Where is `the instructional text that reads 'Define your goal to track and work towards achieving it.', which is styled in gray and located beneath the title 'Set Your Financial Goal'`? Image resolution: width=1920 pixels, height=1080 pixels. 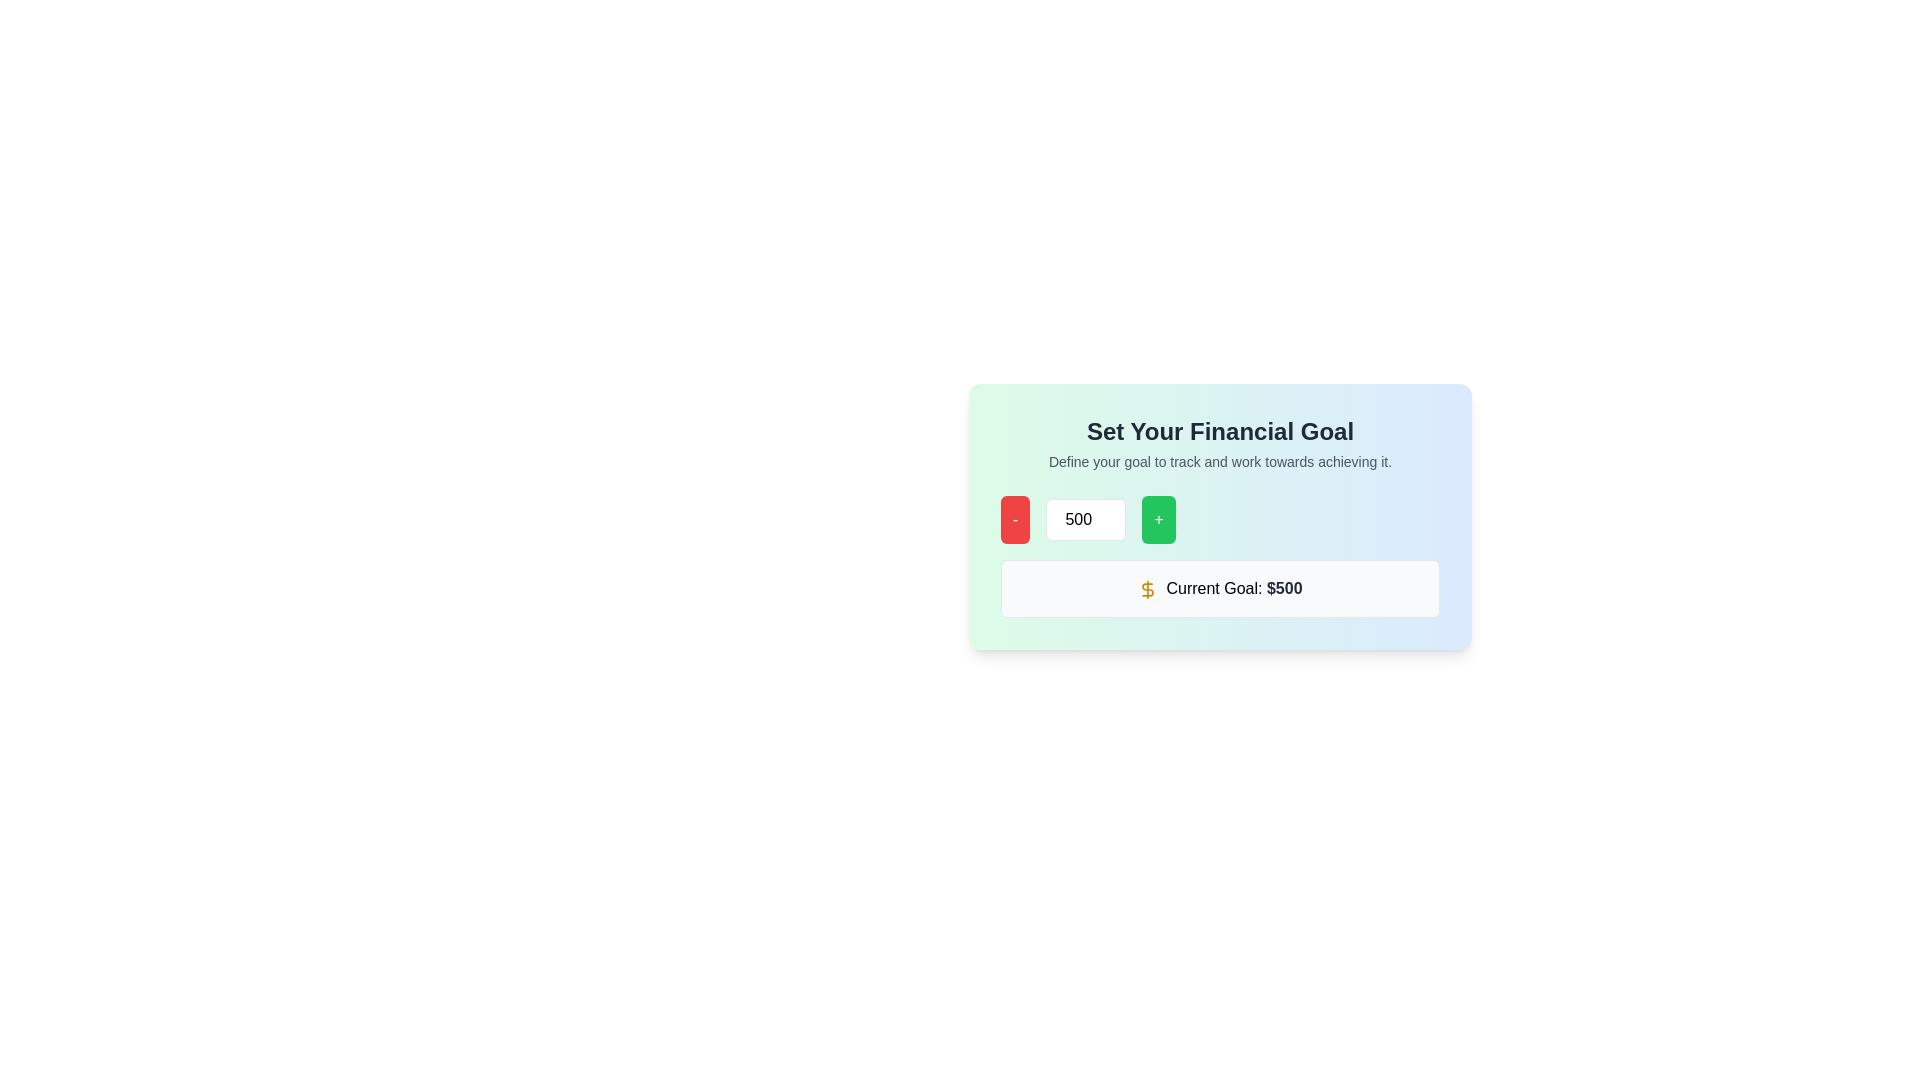 the instructional text that reads 'Define your goal to track and work towards achieving it.', which is styled in gray and located beneath the title 'Set Your Financial Goal' is located at coordinates (1219, 462).